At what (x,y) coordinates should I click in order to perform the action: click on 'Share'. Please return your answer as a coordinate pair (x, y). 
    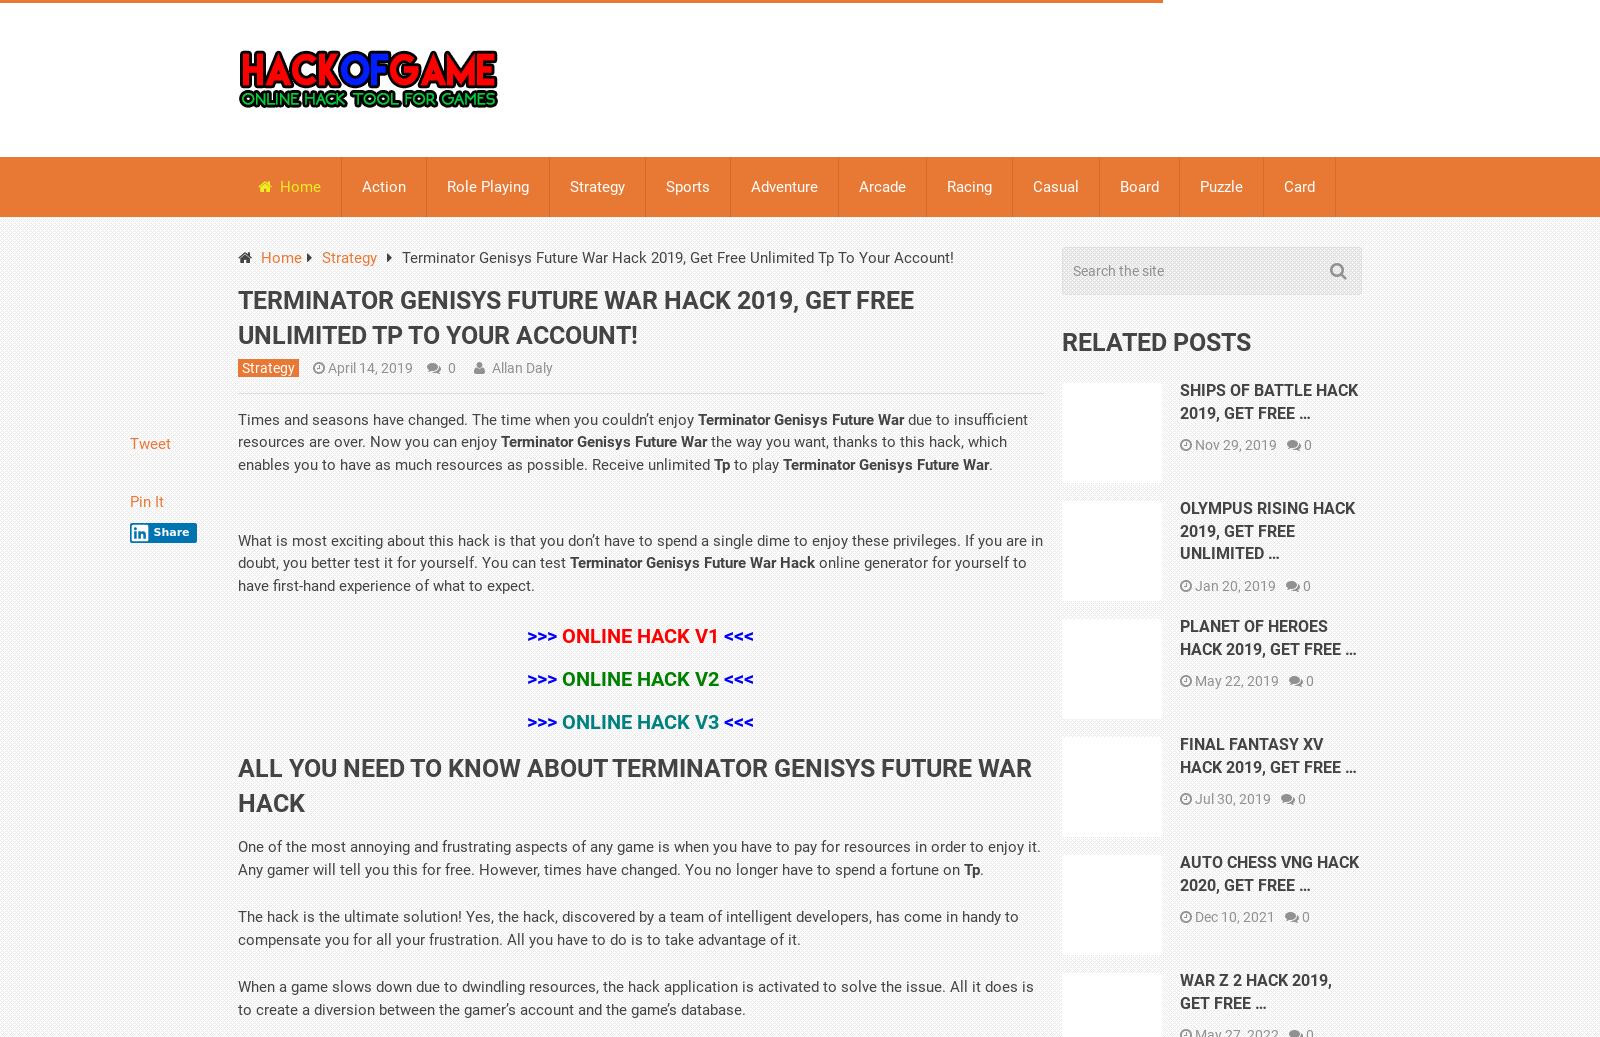
    Looking at the image, I should click on (170, 531).